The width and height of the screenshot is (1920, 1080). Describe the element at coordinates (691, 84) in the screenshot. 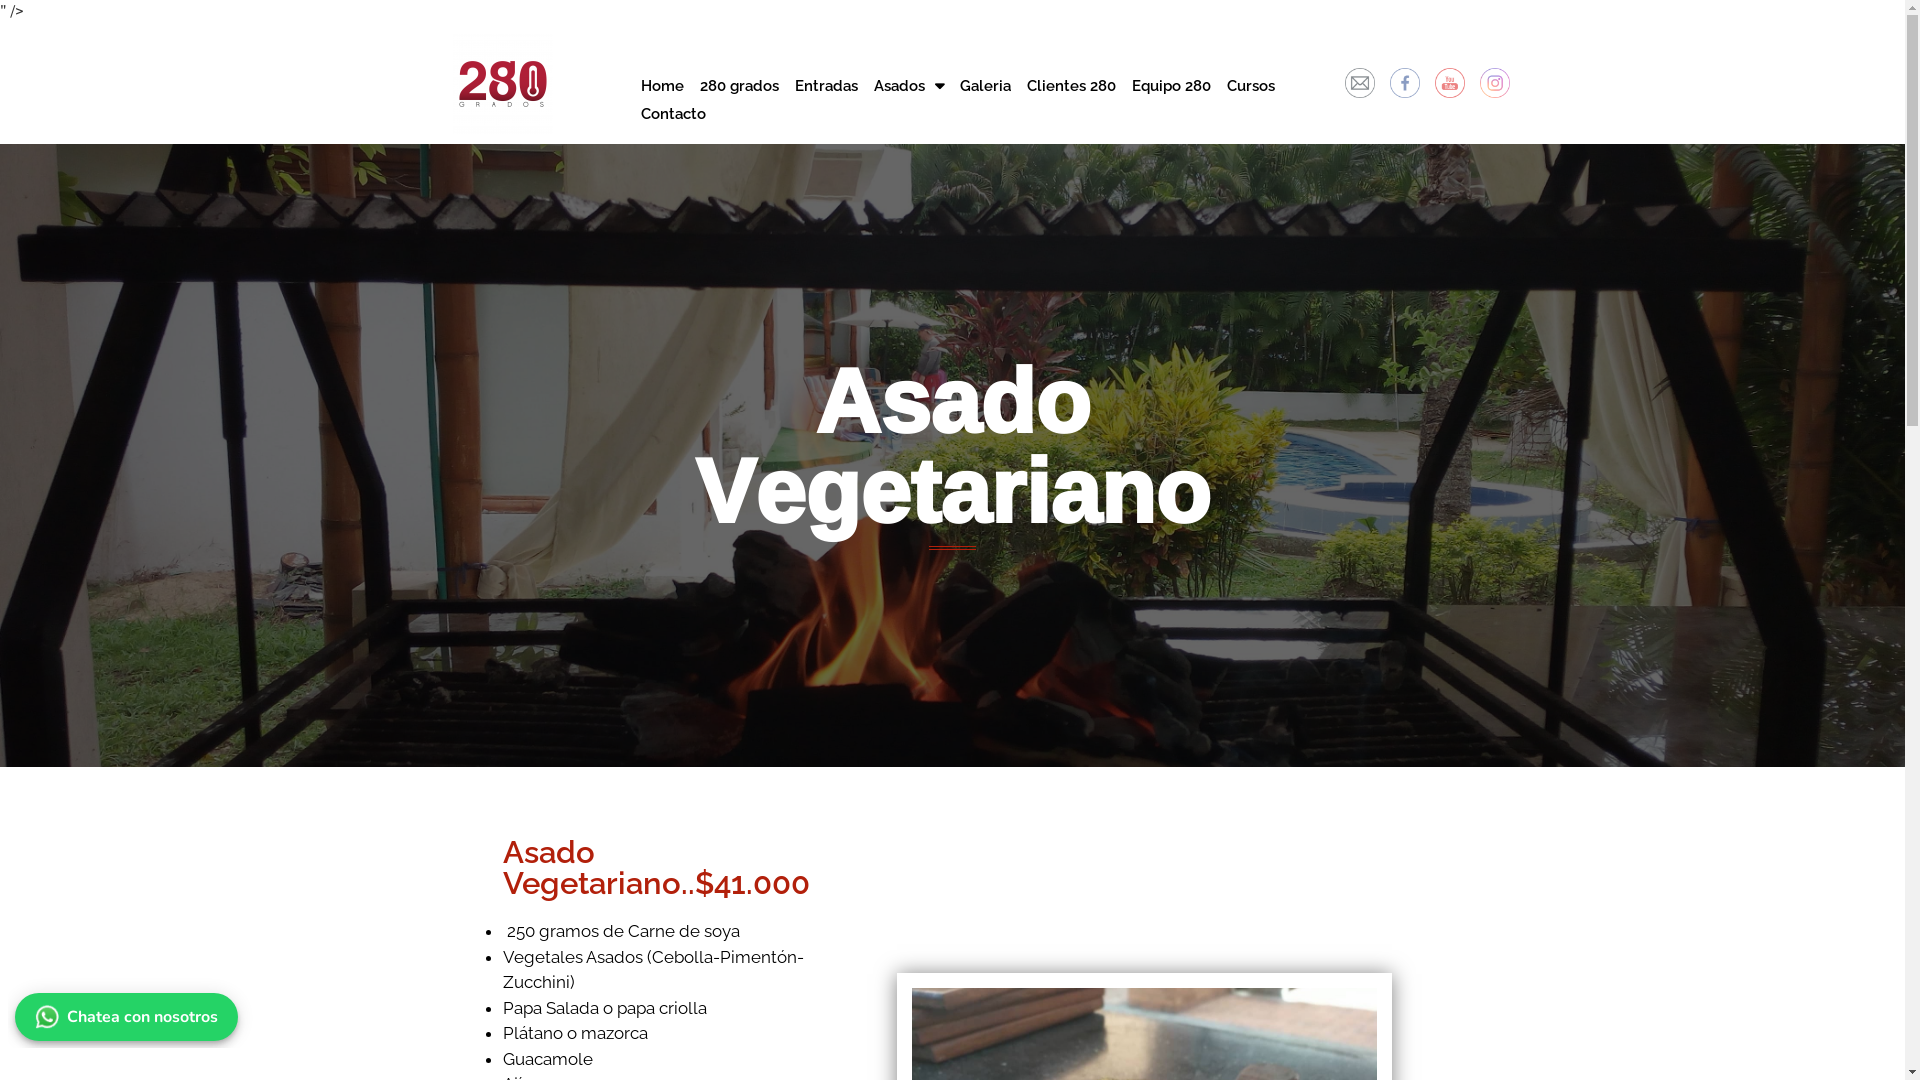

I see `'280 grados'` at that location.